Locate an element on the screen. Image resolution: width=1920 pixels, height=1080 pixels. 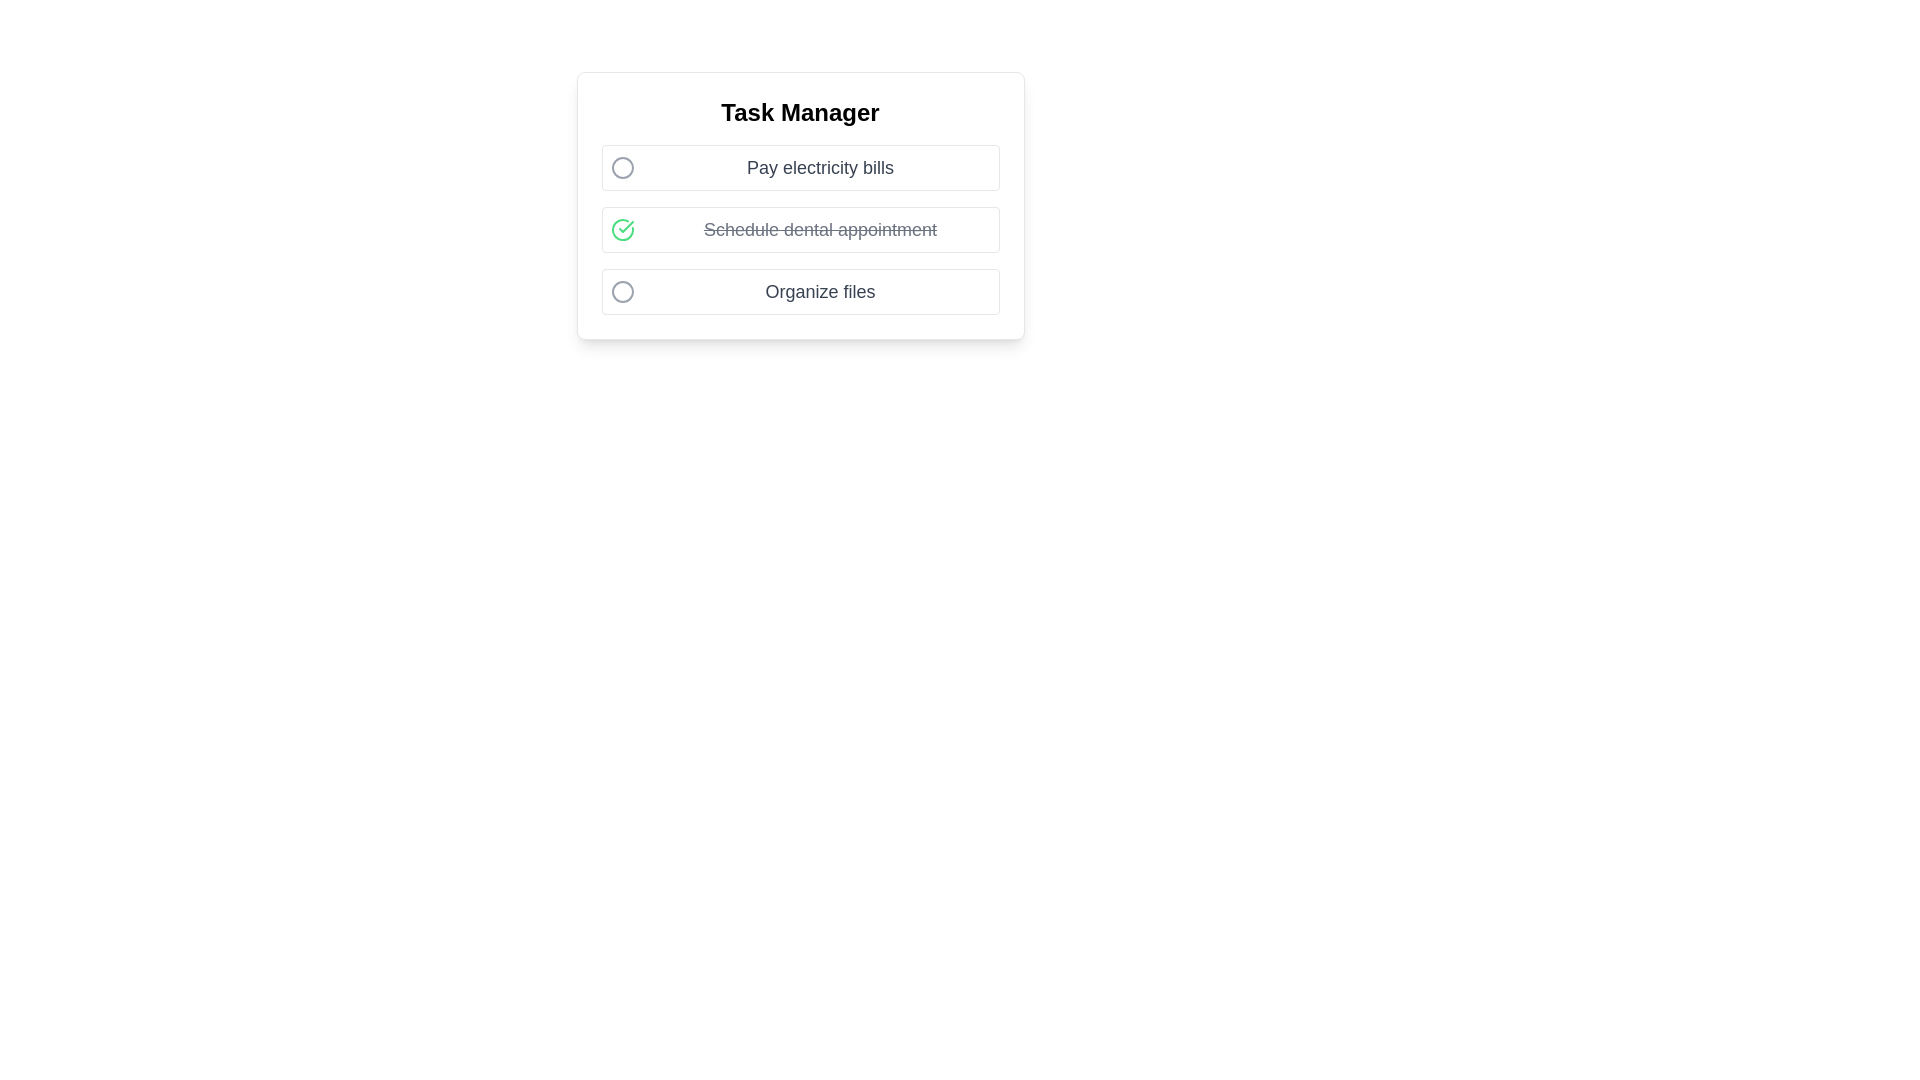
the gray circular icon that serves as an interactive status marker for the 'Organize files' task is located at coordinates (621, 292).